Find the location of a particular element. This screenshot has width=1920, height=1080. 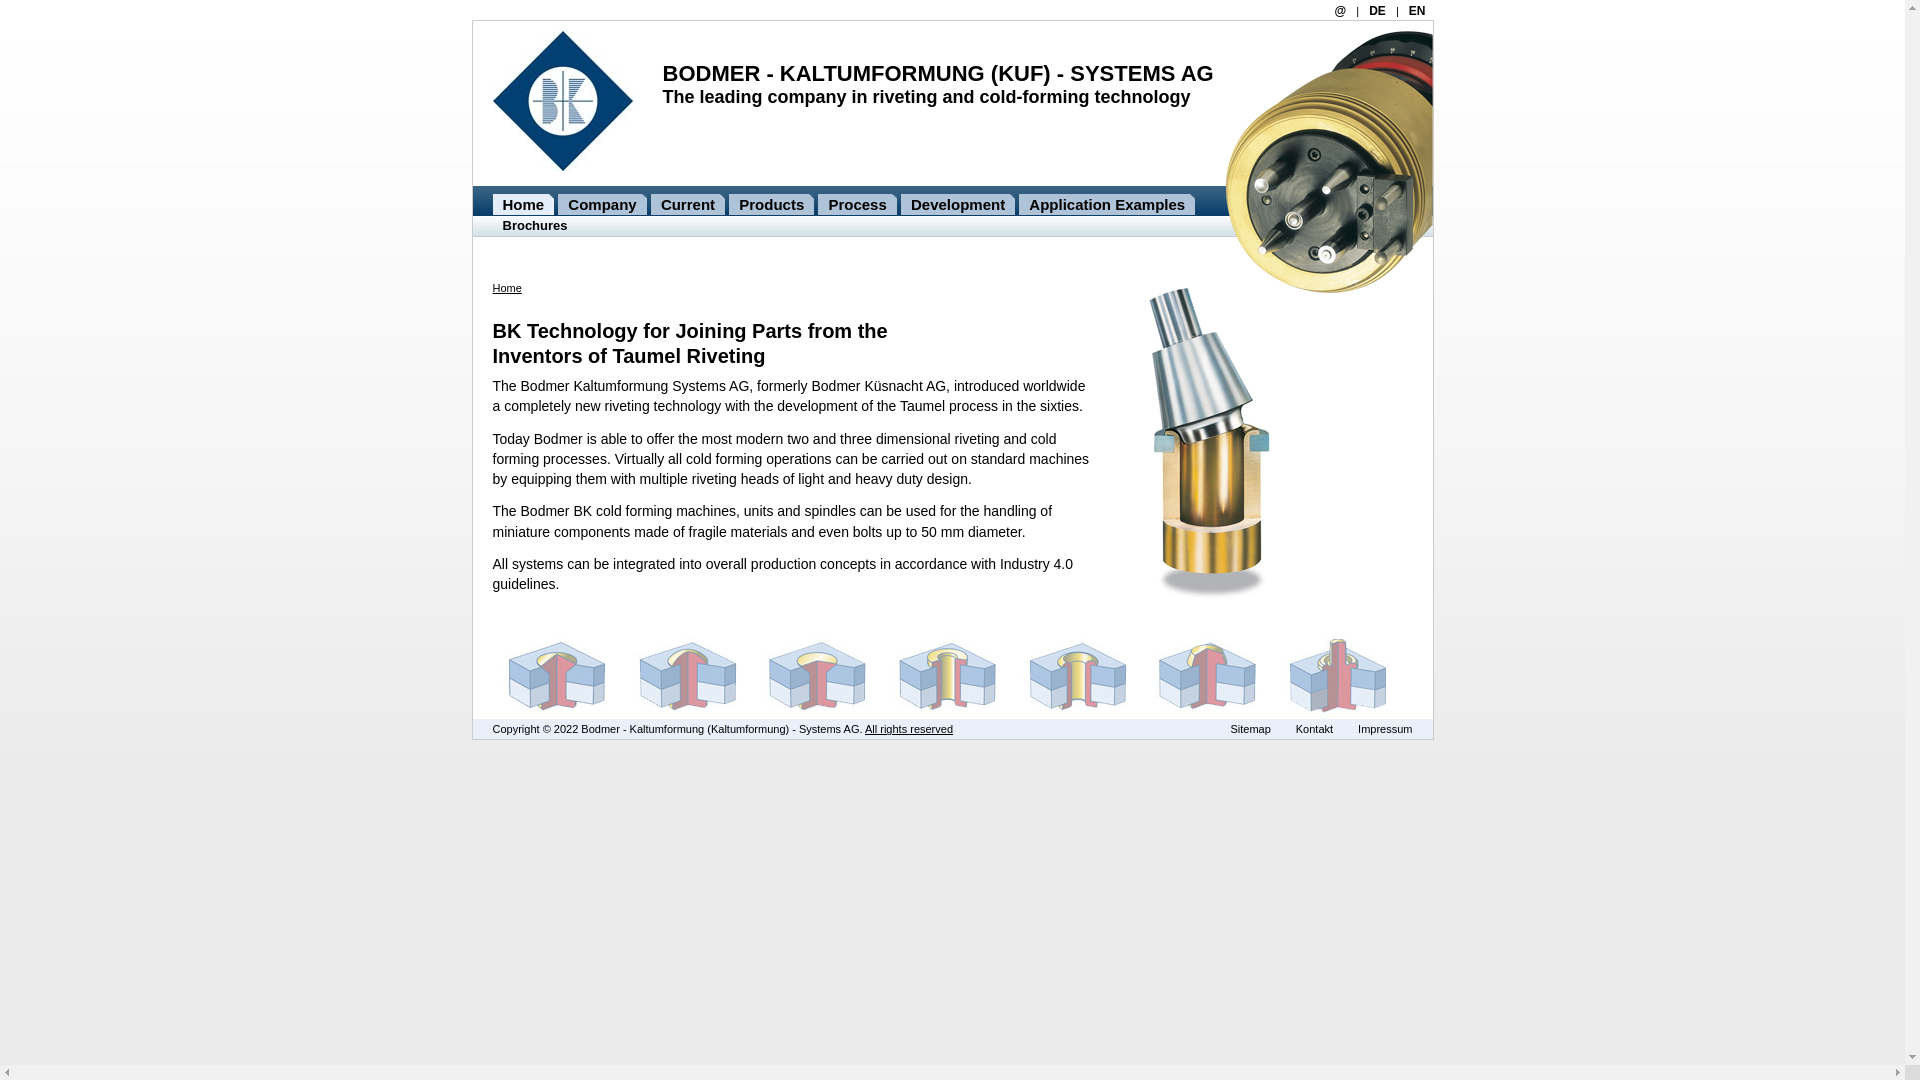

'Current' is located at coordinates (687, 204).